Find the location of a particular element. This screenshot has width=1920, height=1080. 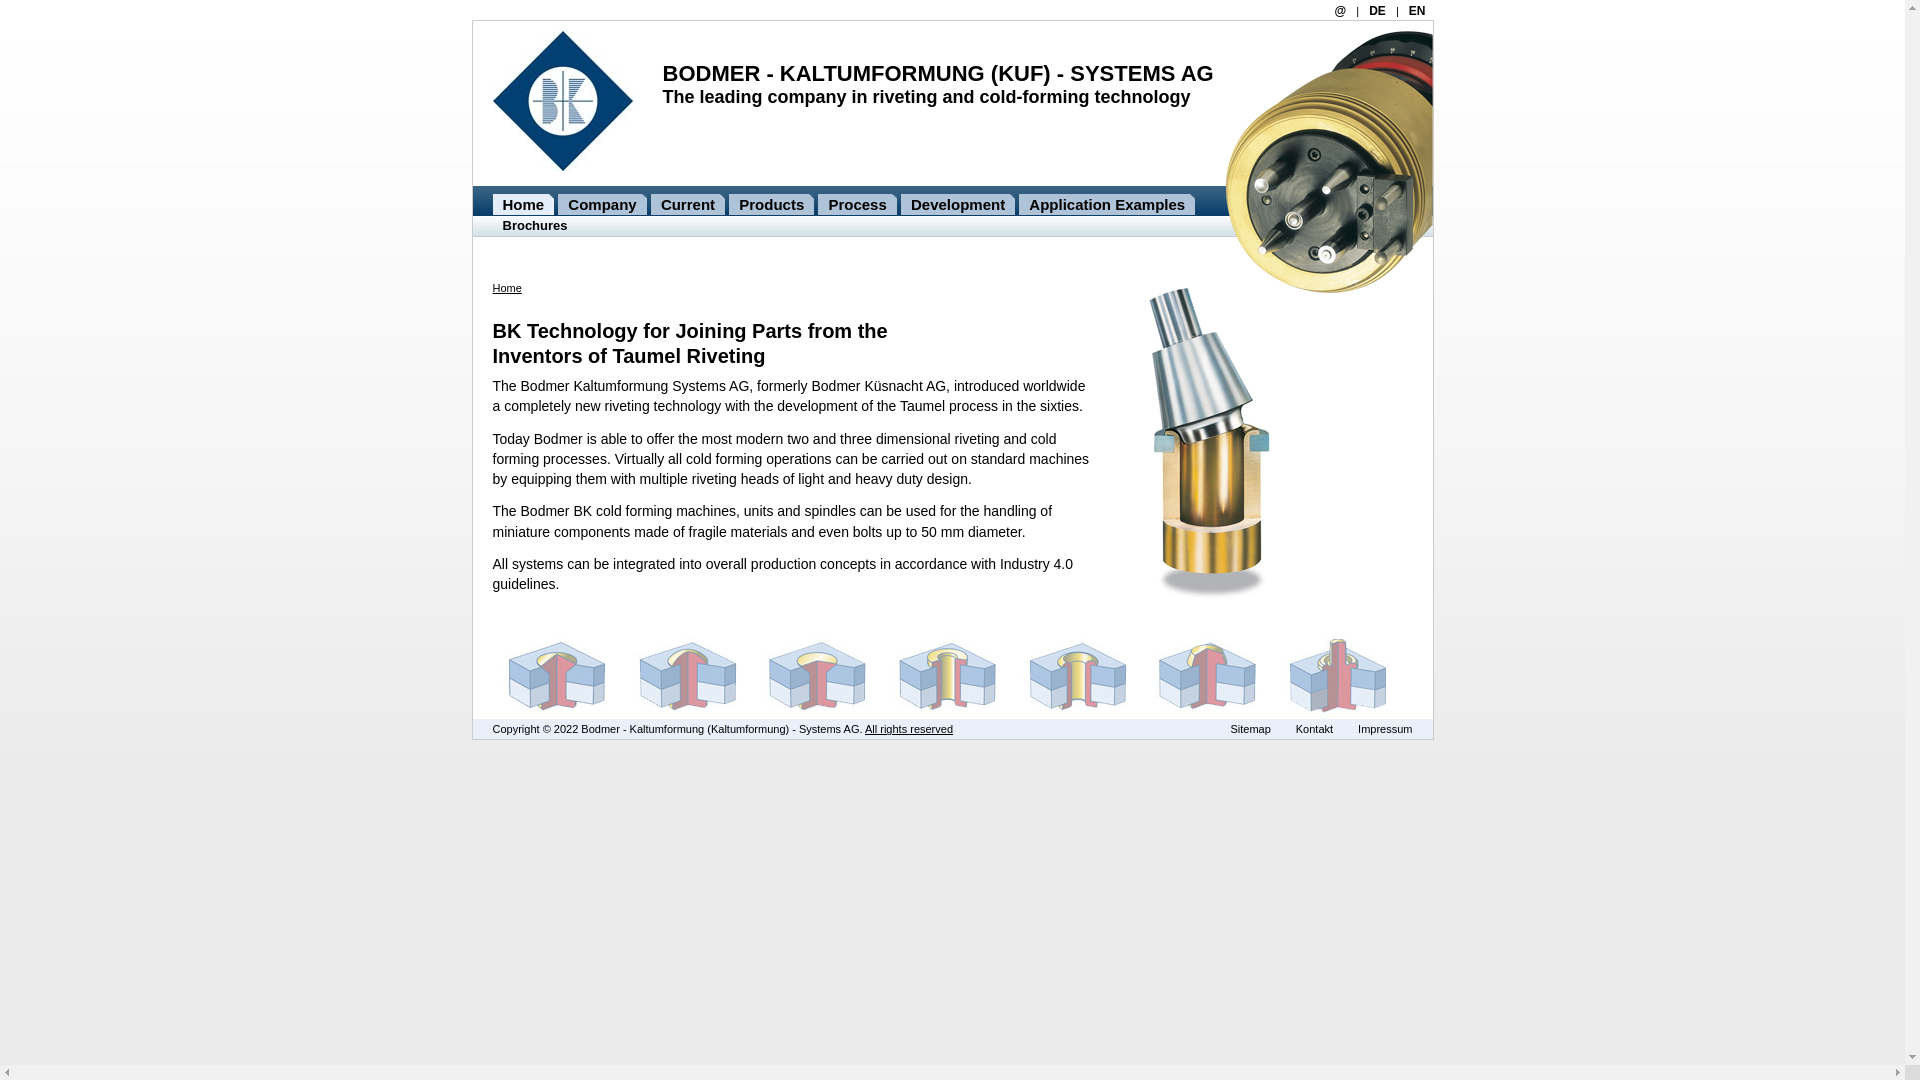

'Current' is located at coordinates (687, 204).